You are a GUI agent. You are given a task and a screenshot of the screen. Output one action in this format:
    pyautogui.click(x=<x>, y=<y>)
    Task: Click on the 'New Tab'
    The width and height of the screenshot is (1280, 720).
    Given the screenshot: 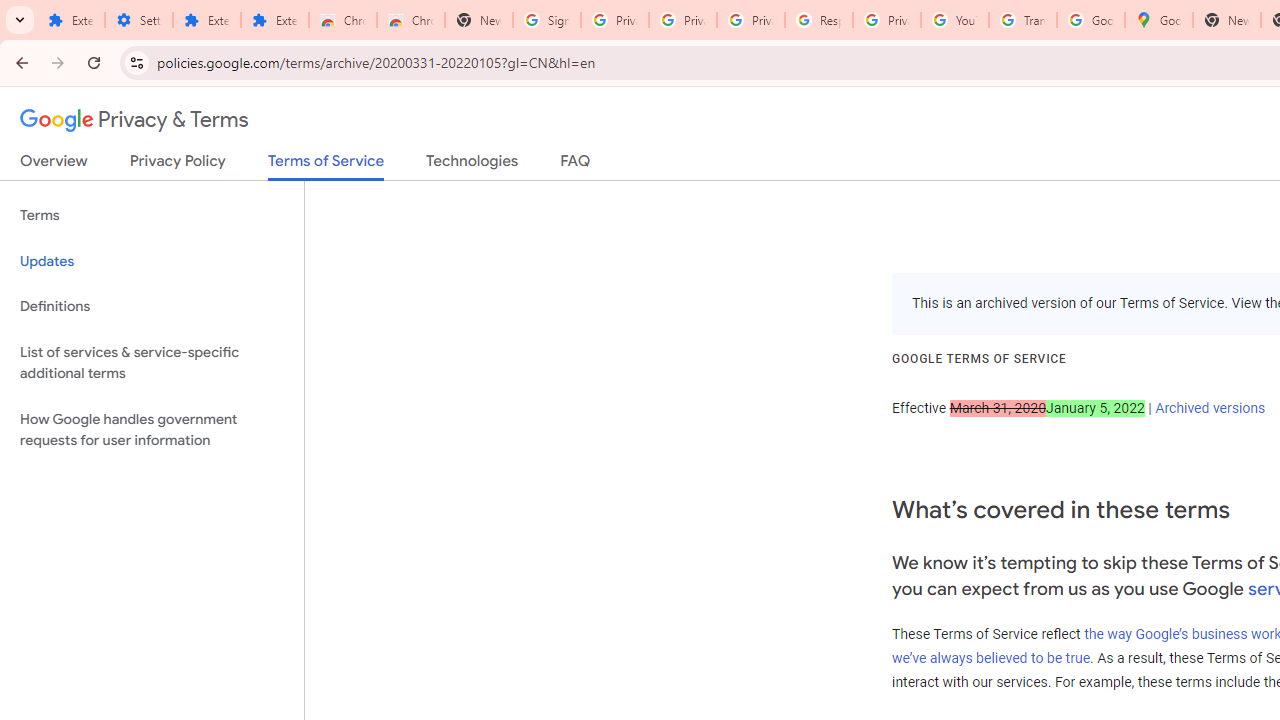 What is the action you would take?
    pyautogui.click(x=478, y=20)
    